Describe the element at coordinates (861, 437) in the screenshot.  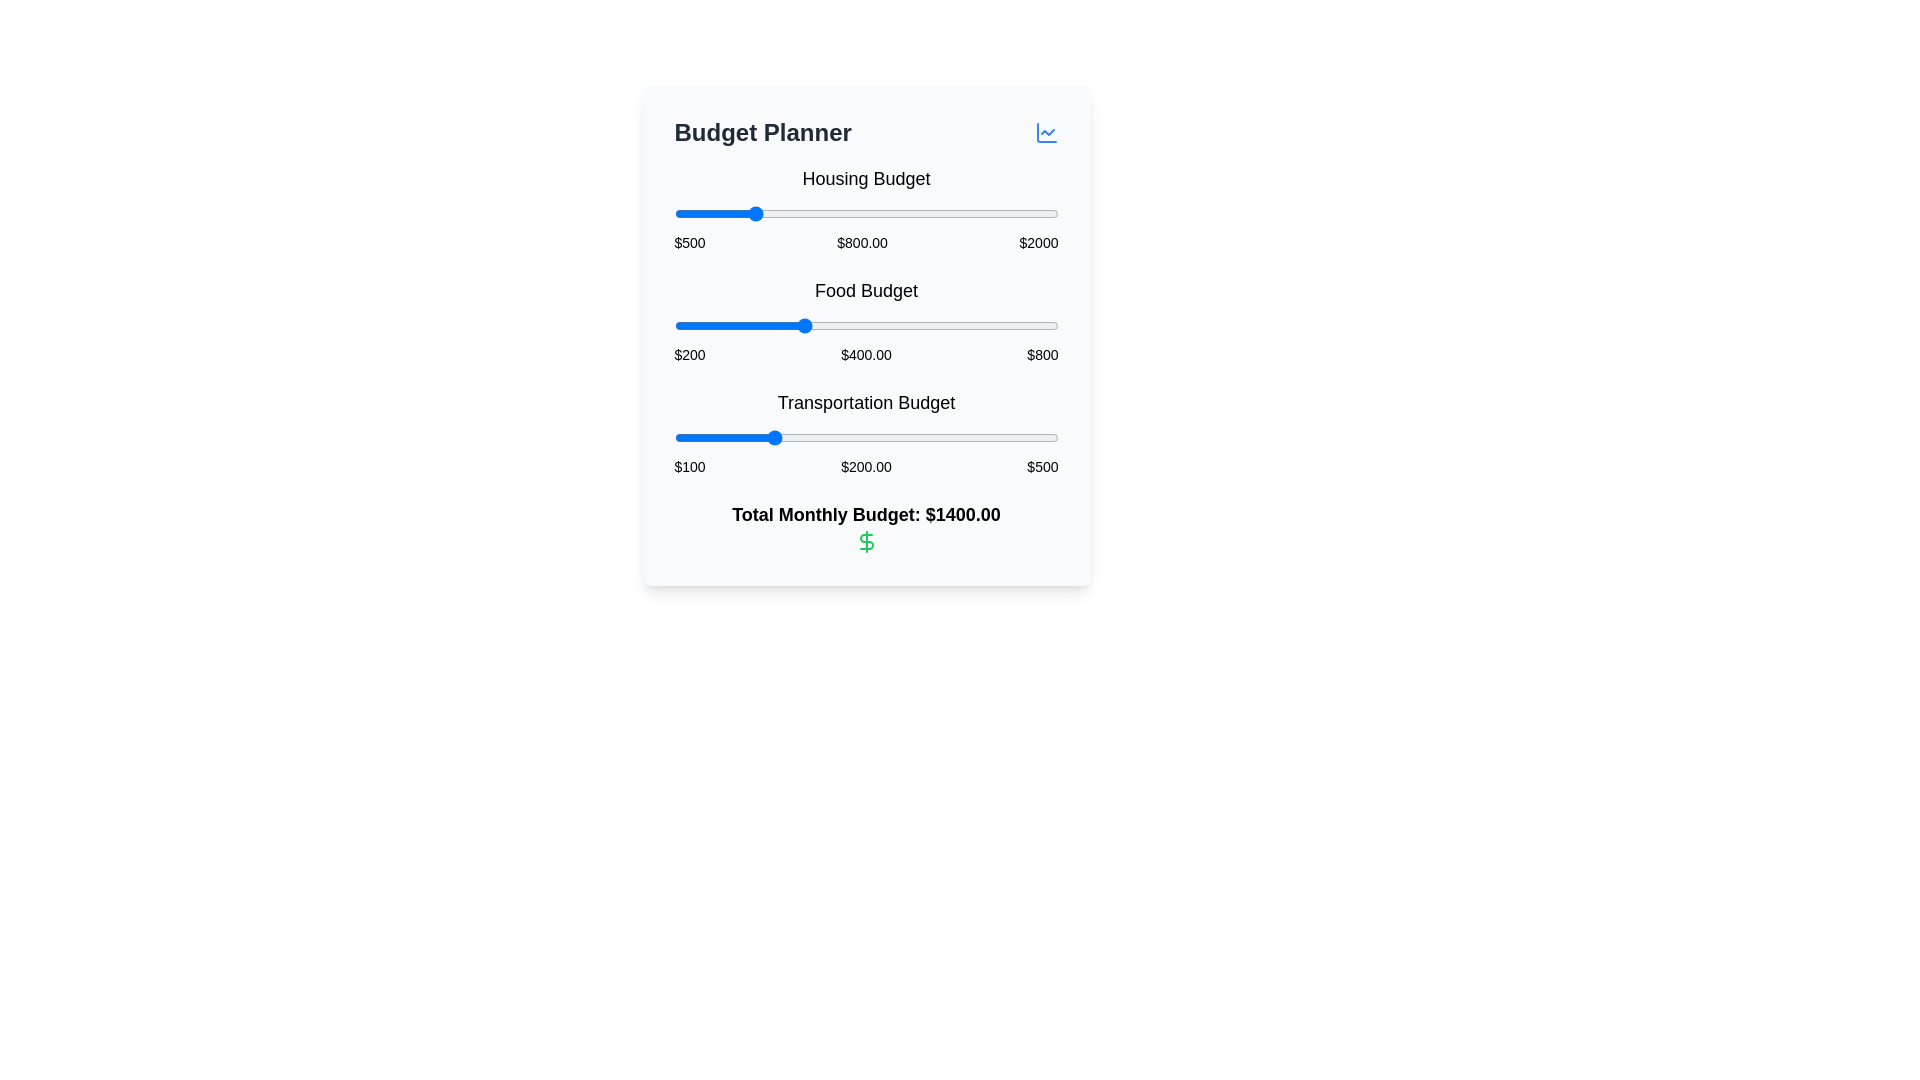
I see `the transportation budget` at that location.